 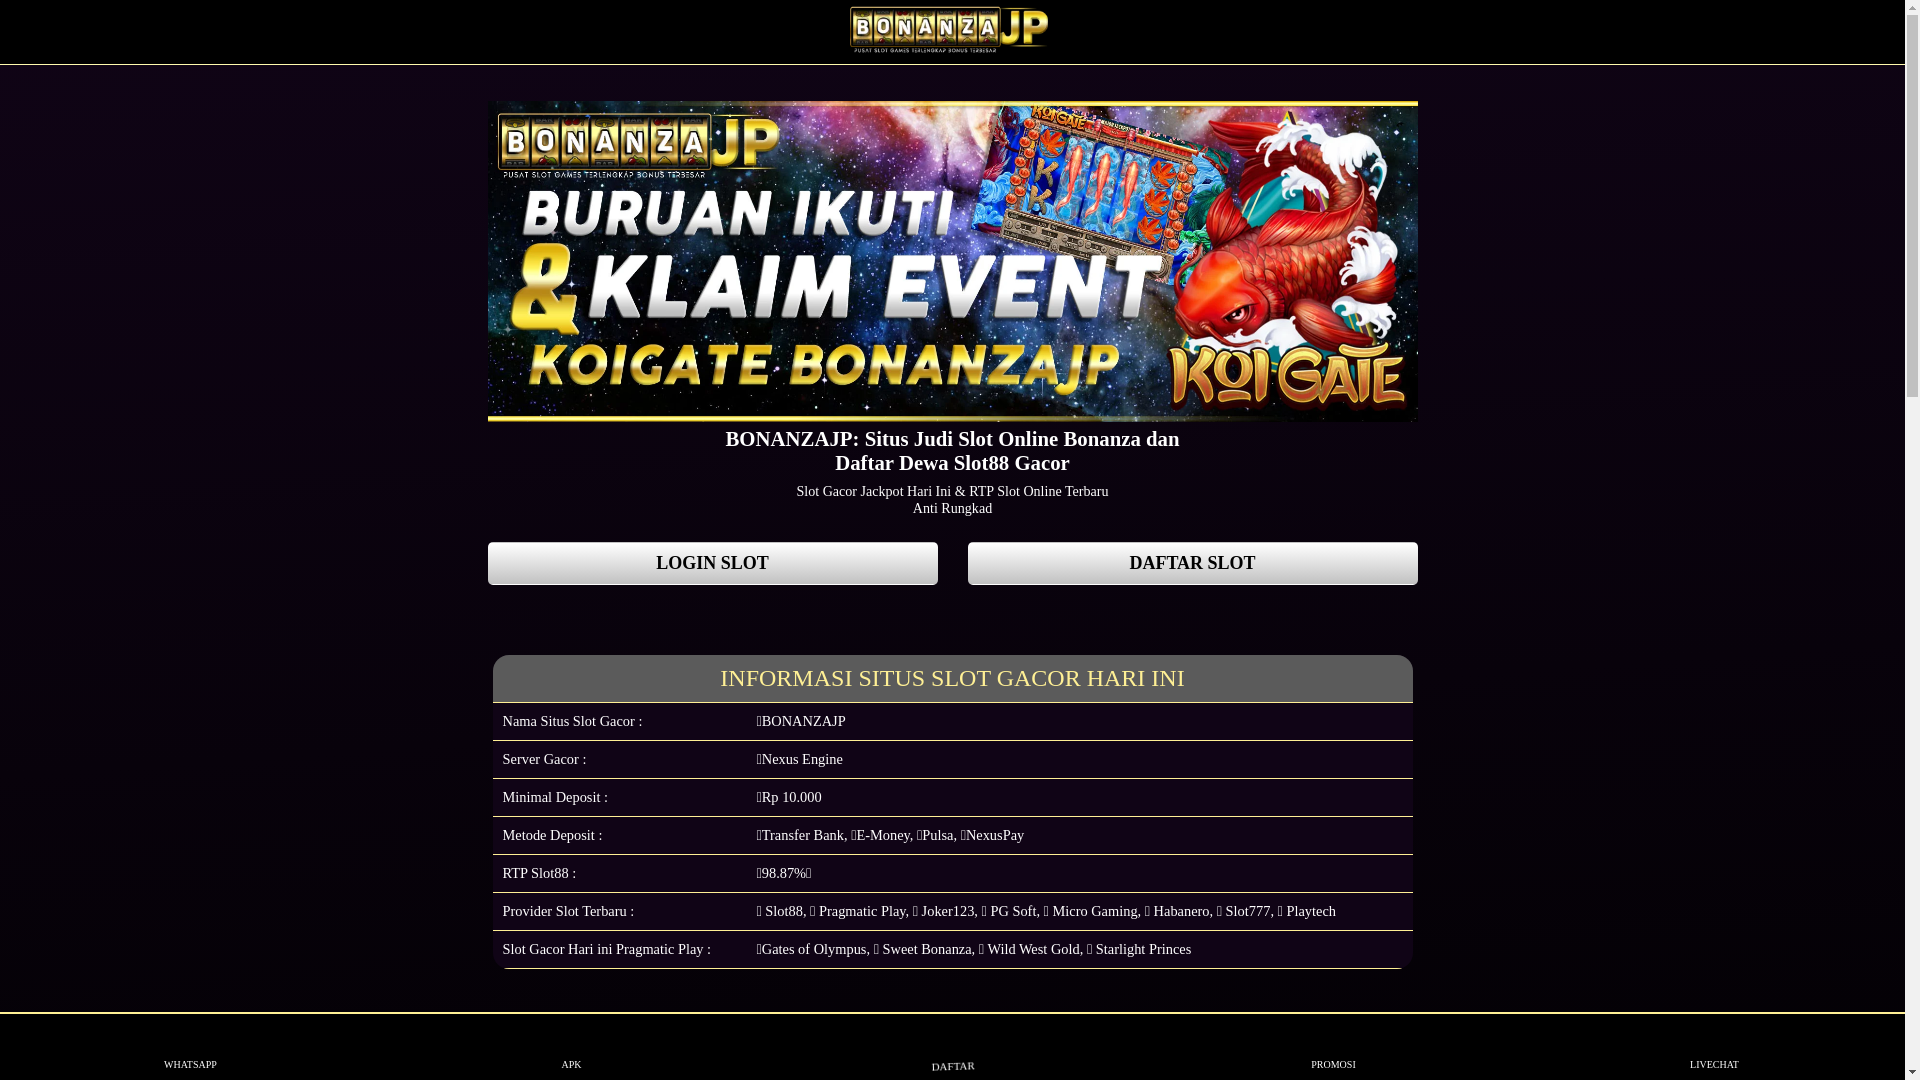 What do you see at coordinates (713, 563) in the screenshot?
I see `'LOGIN SLOT'` at bounding box center [713, 563].